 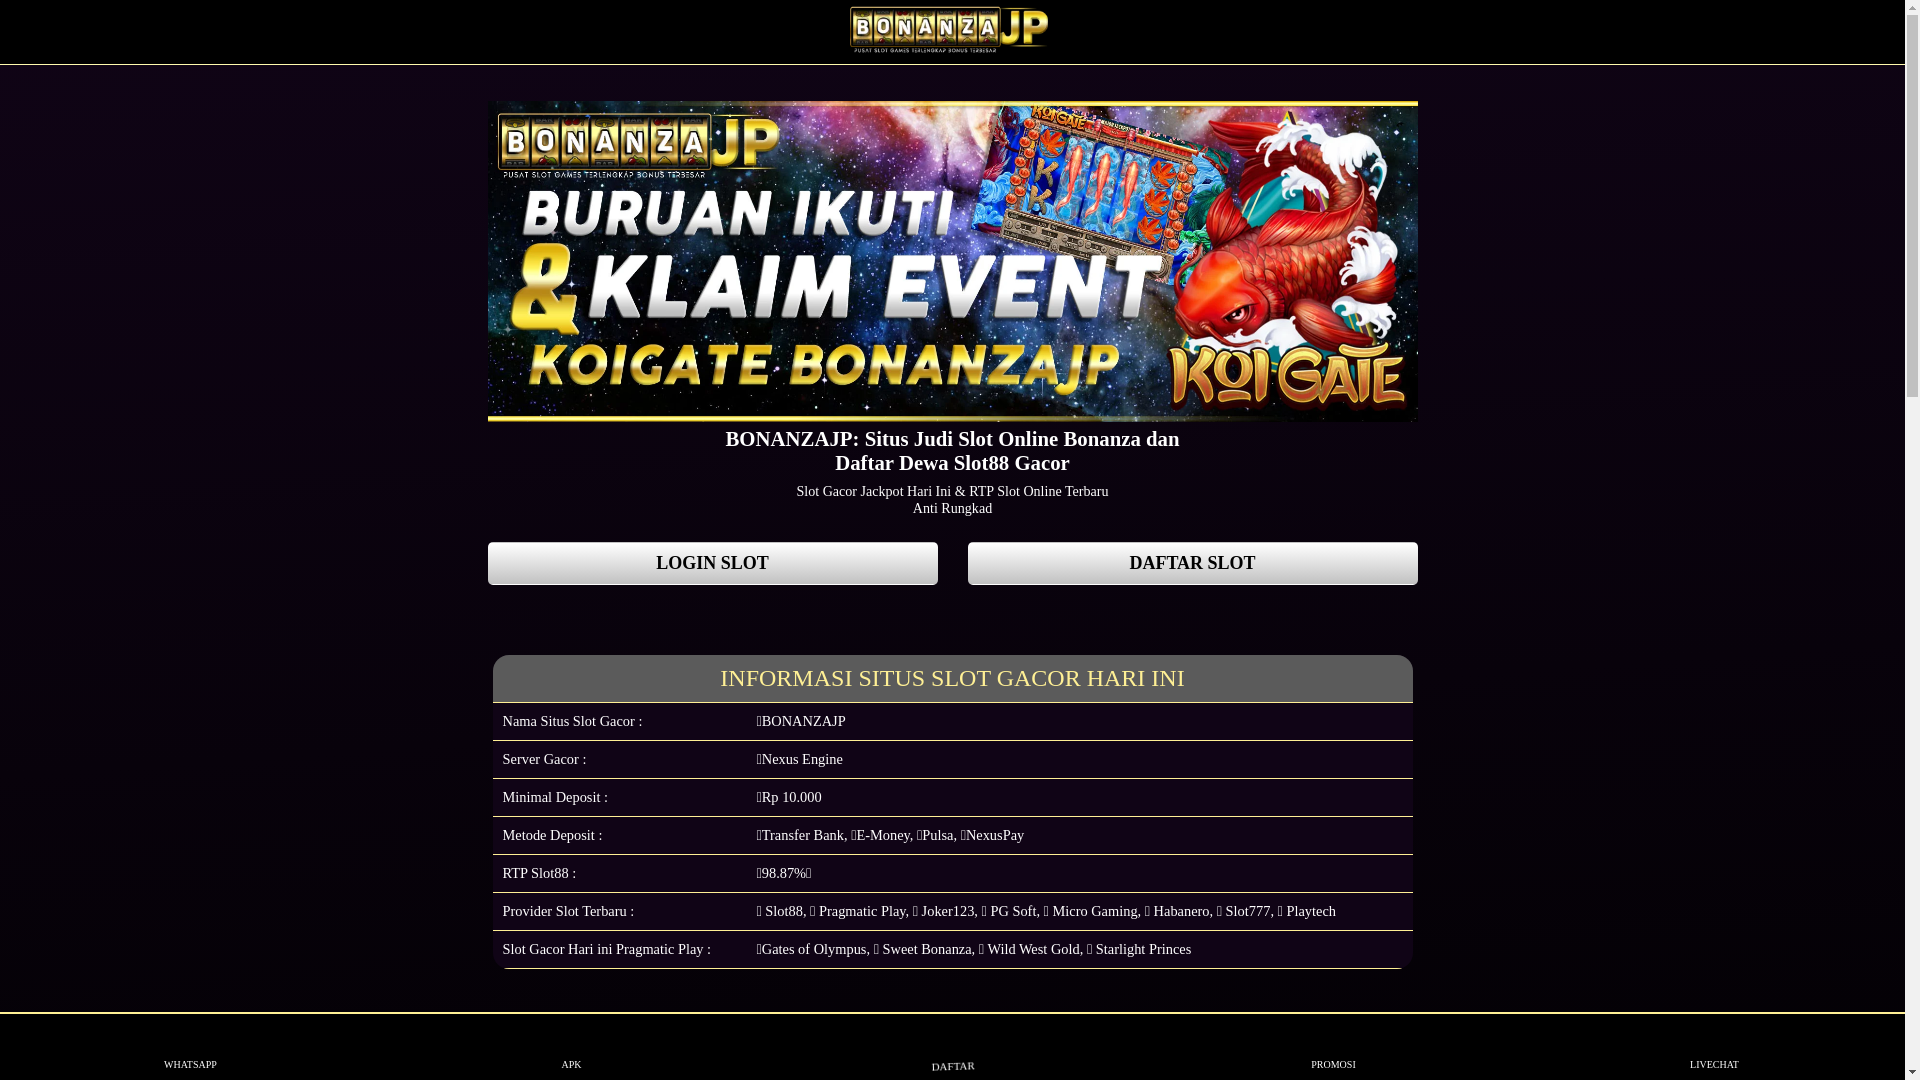 What do you see at coordinates (713, 563) in the screenshot?
I see `'LOGIN SLOT'` at bounding box center [713, 563].